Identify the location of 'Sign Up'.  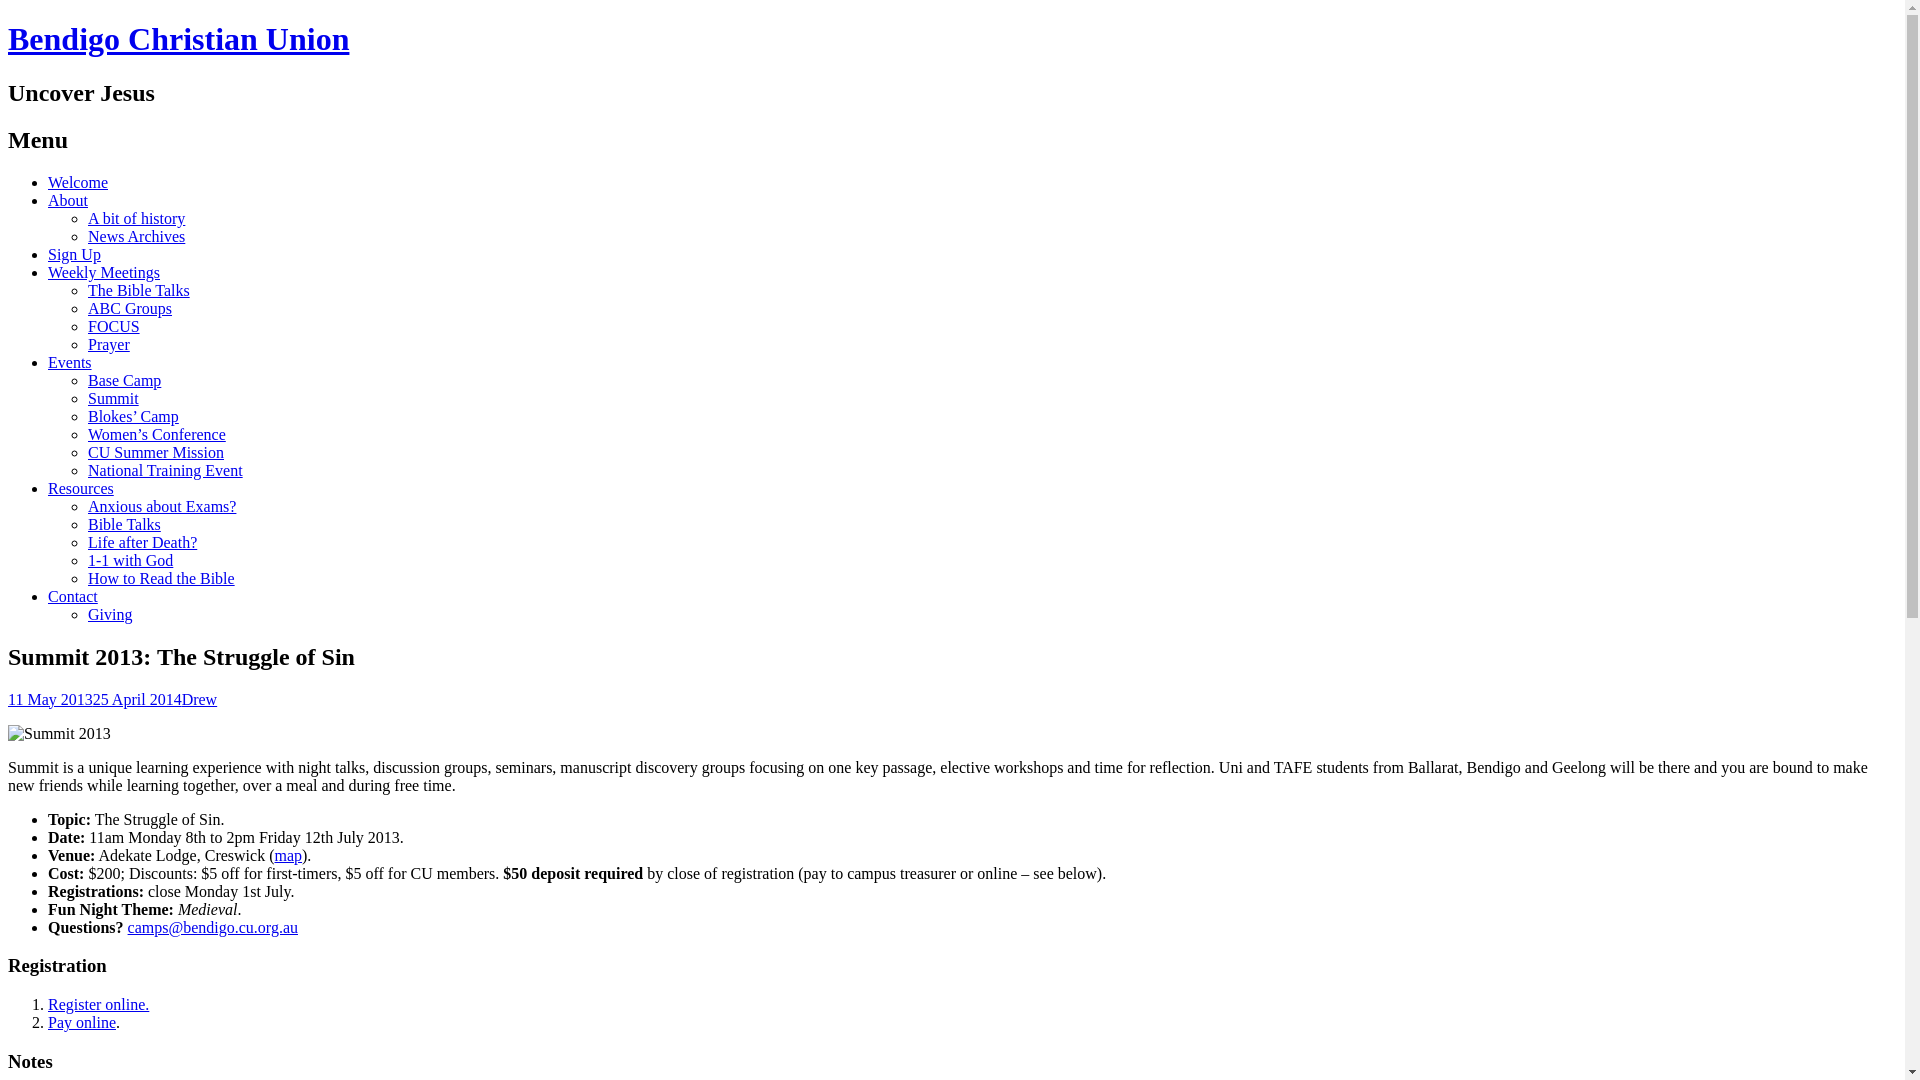
(74, 253).